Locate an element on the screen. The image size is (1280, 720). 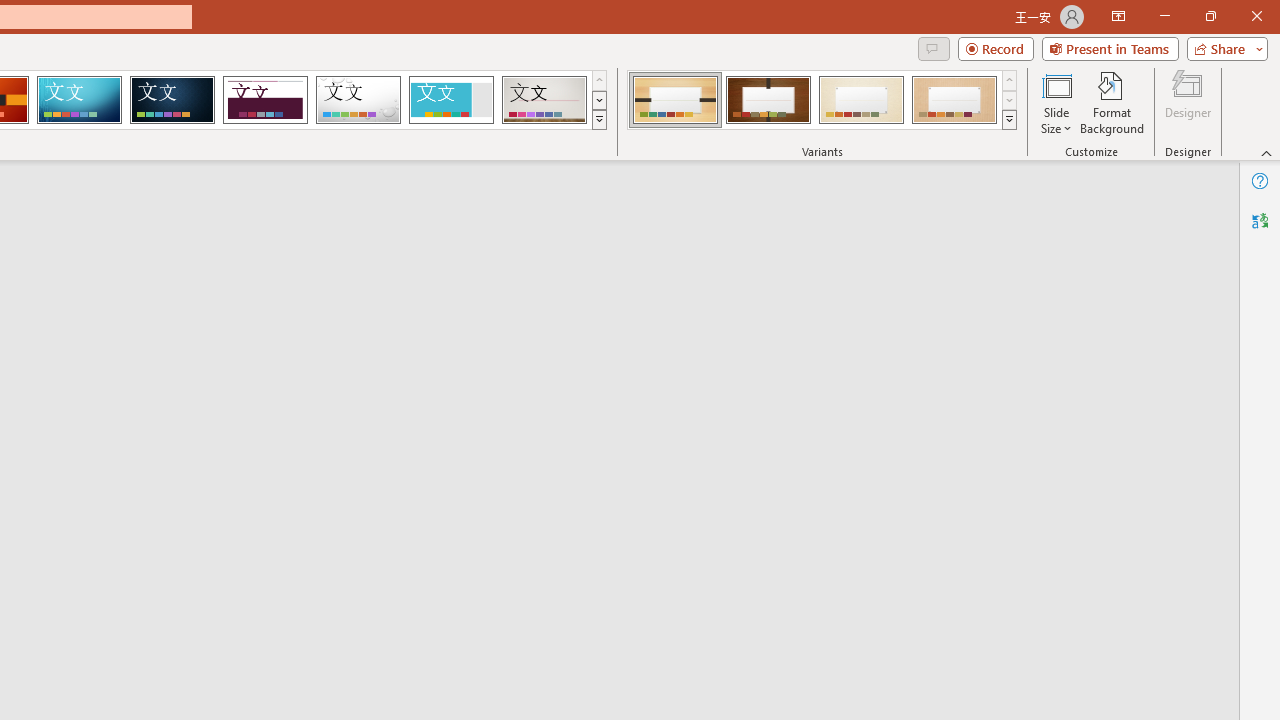
'Damask' is located at coordinates (172, 100).